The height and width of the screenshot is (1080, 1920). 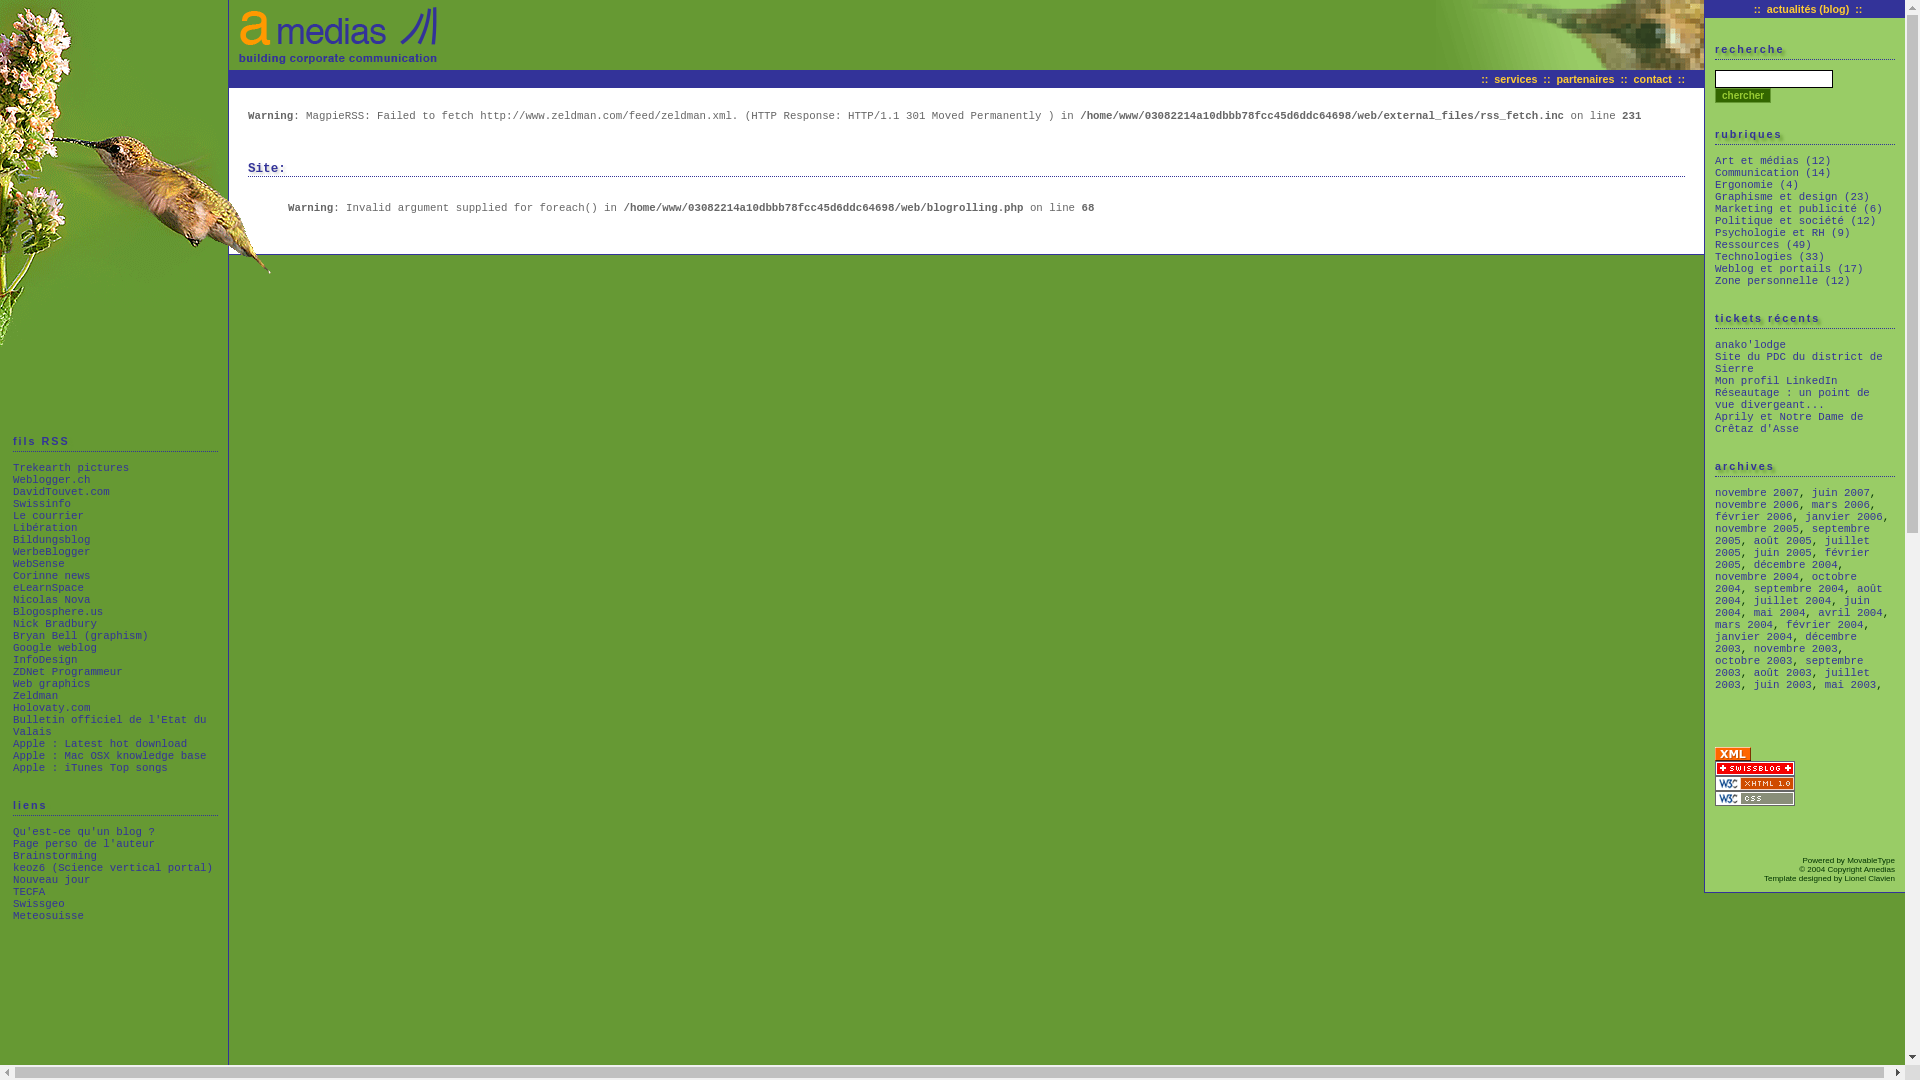 I want to click on 'septembre 2004', so click(x=1752, y=588).